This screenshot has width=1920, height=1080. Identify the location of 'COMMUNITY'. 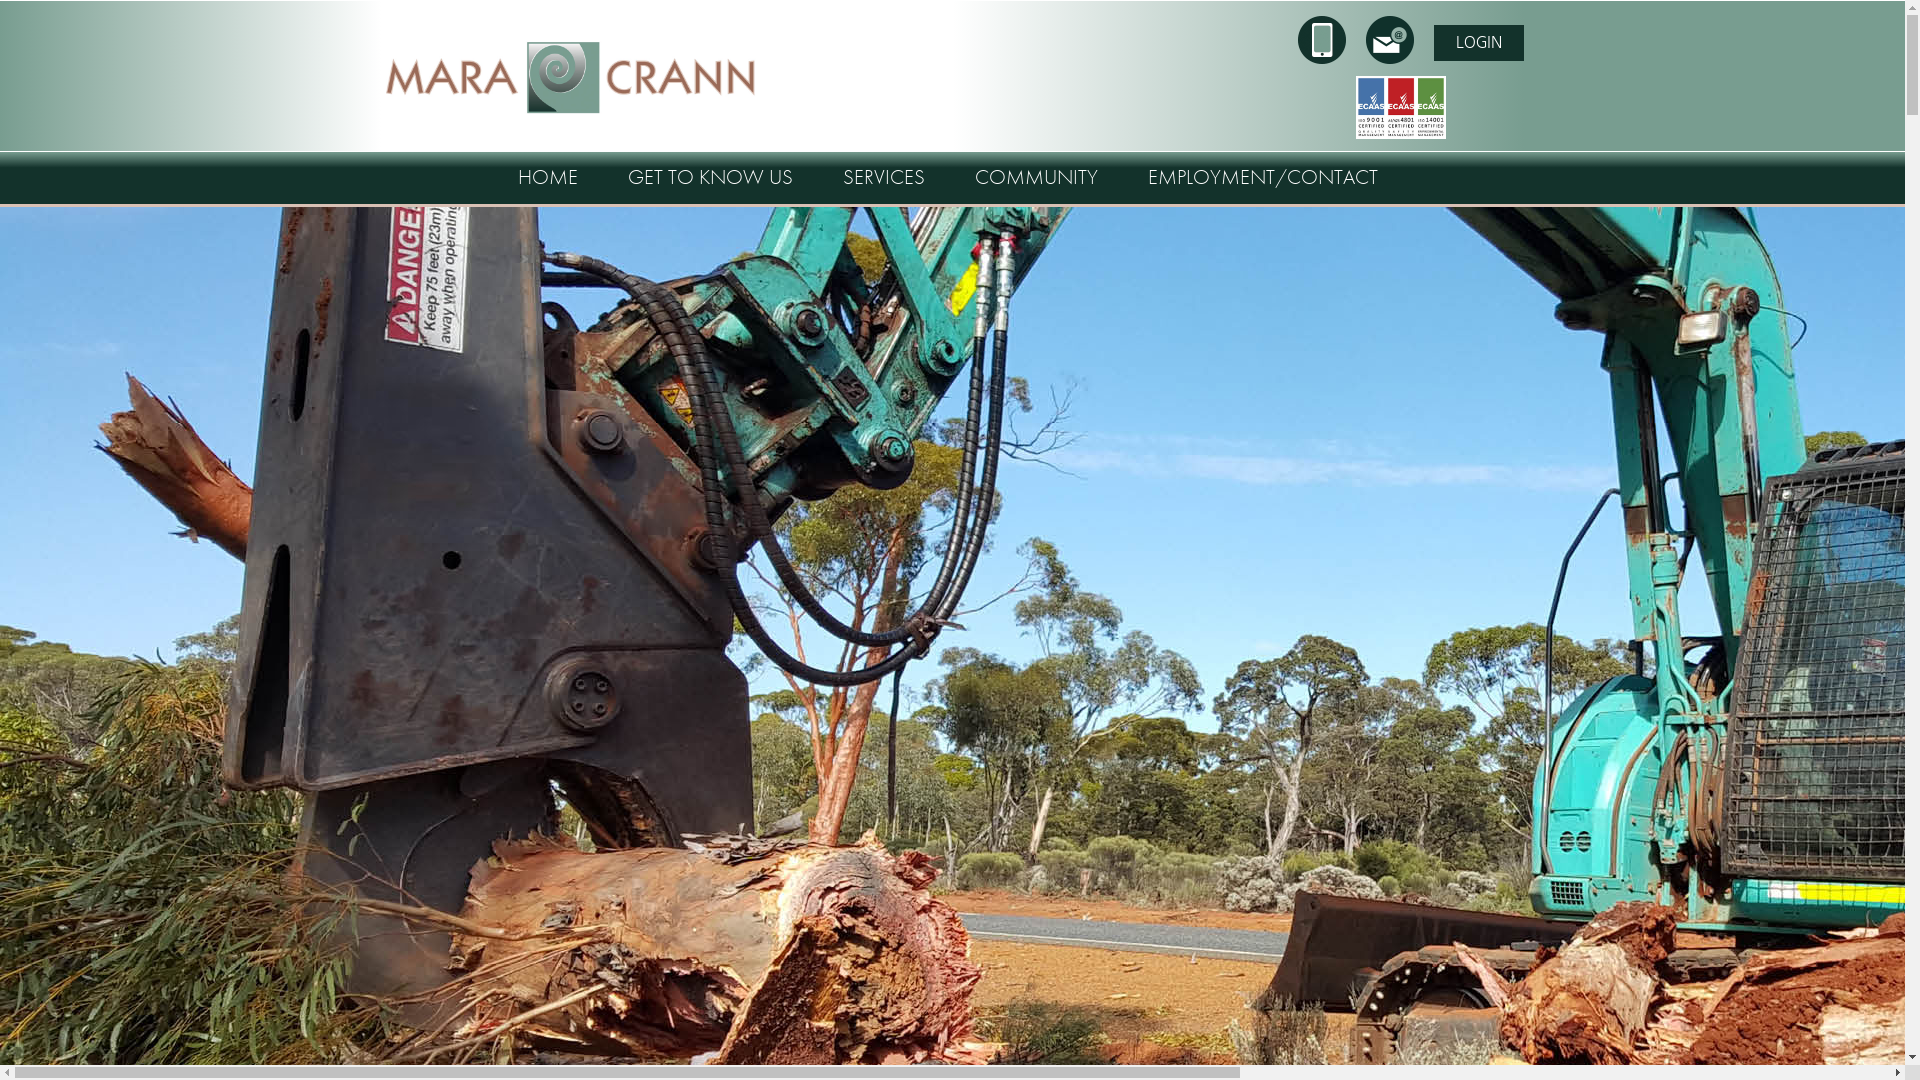
(1035, 176).